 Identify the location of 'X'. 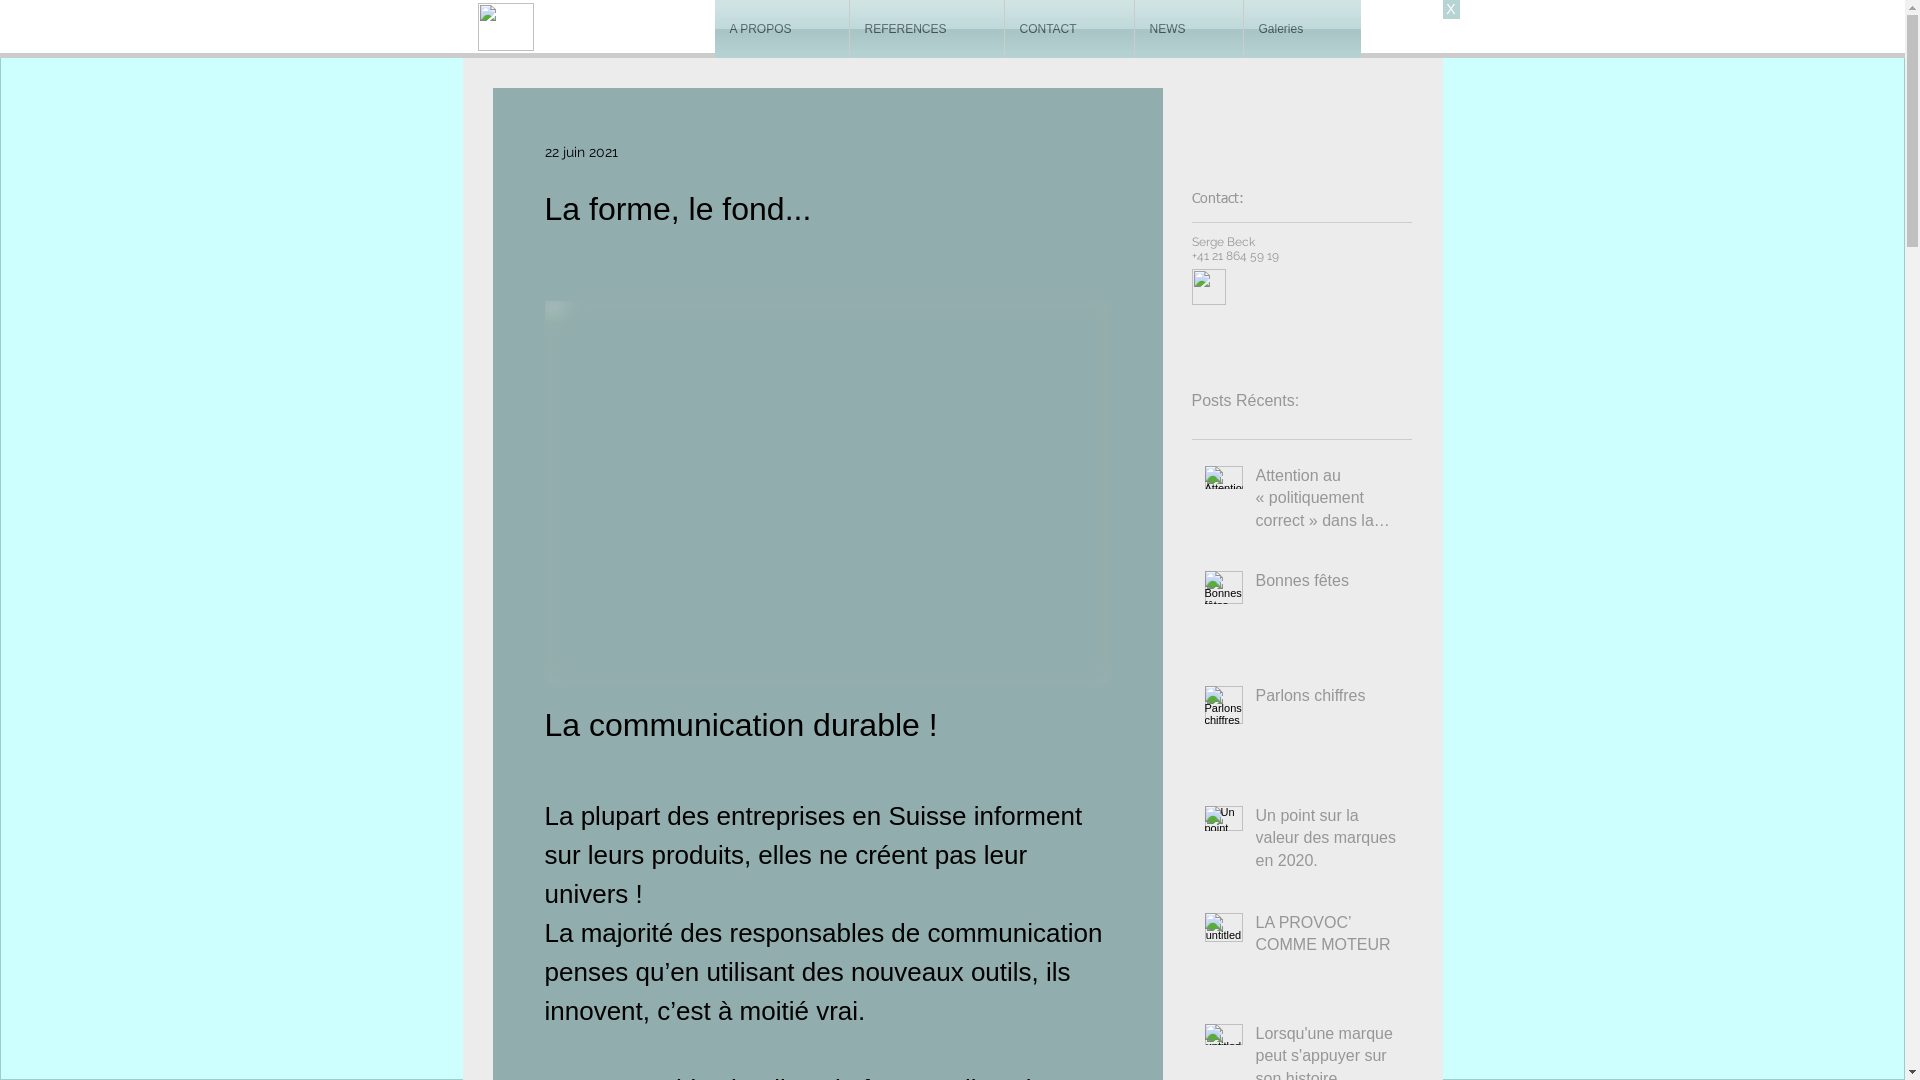
(1450, 9).